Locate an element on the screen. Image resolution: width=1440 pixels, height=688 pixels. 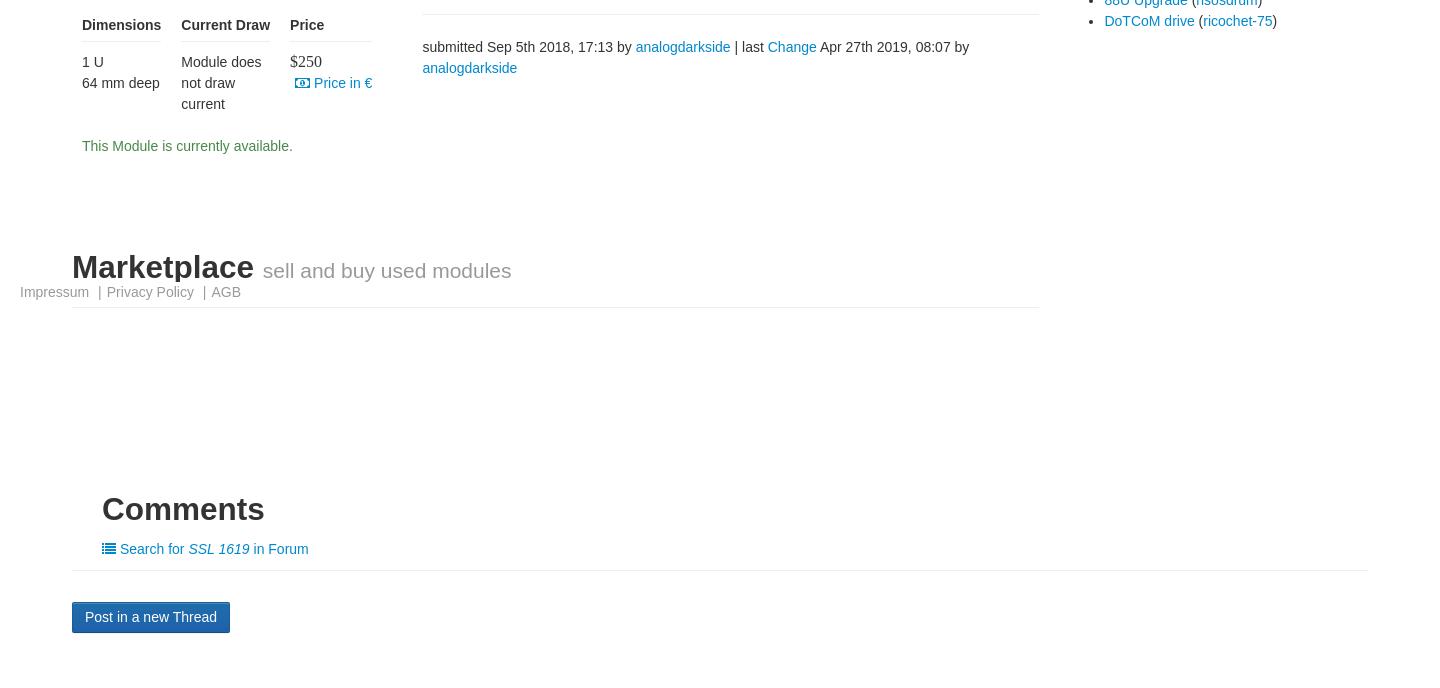
'Comments' is located at coordinates (183, 507).